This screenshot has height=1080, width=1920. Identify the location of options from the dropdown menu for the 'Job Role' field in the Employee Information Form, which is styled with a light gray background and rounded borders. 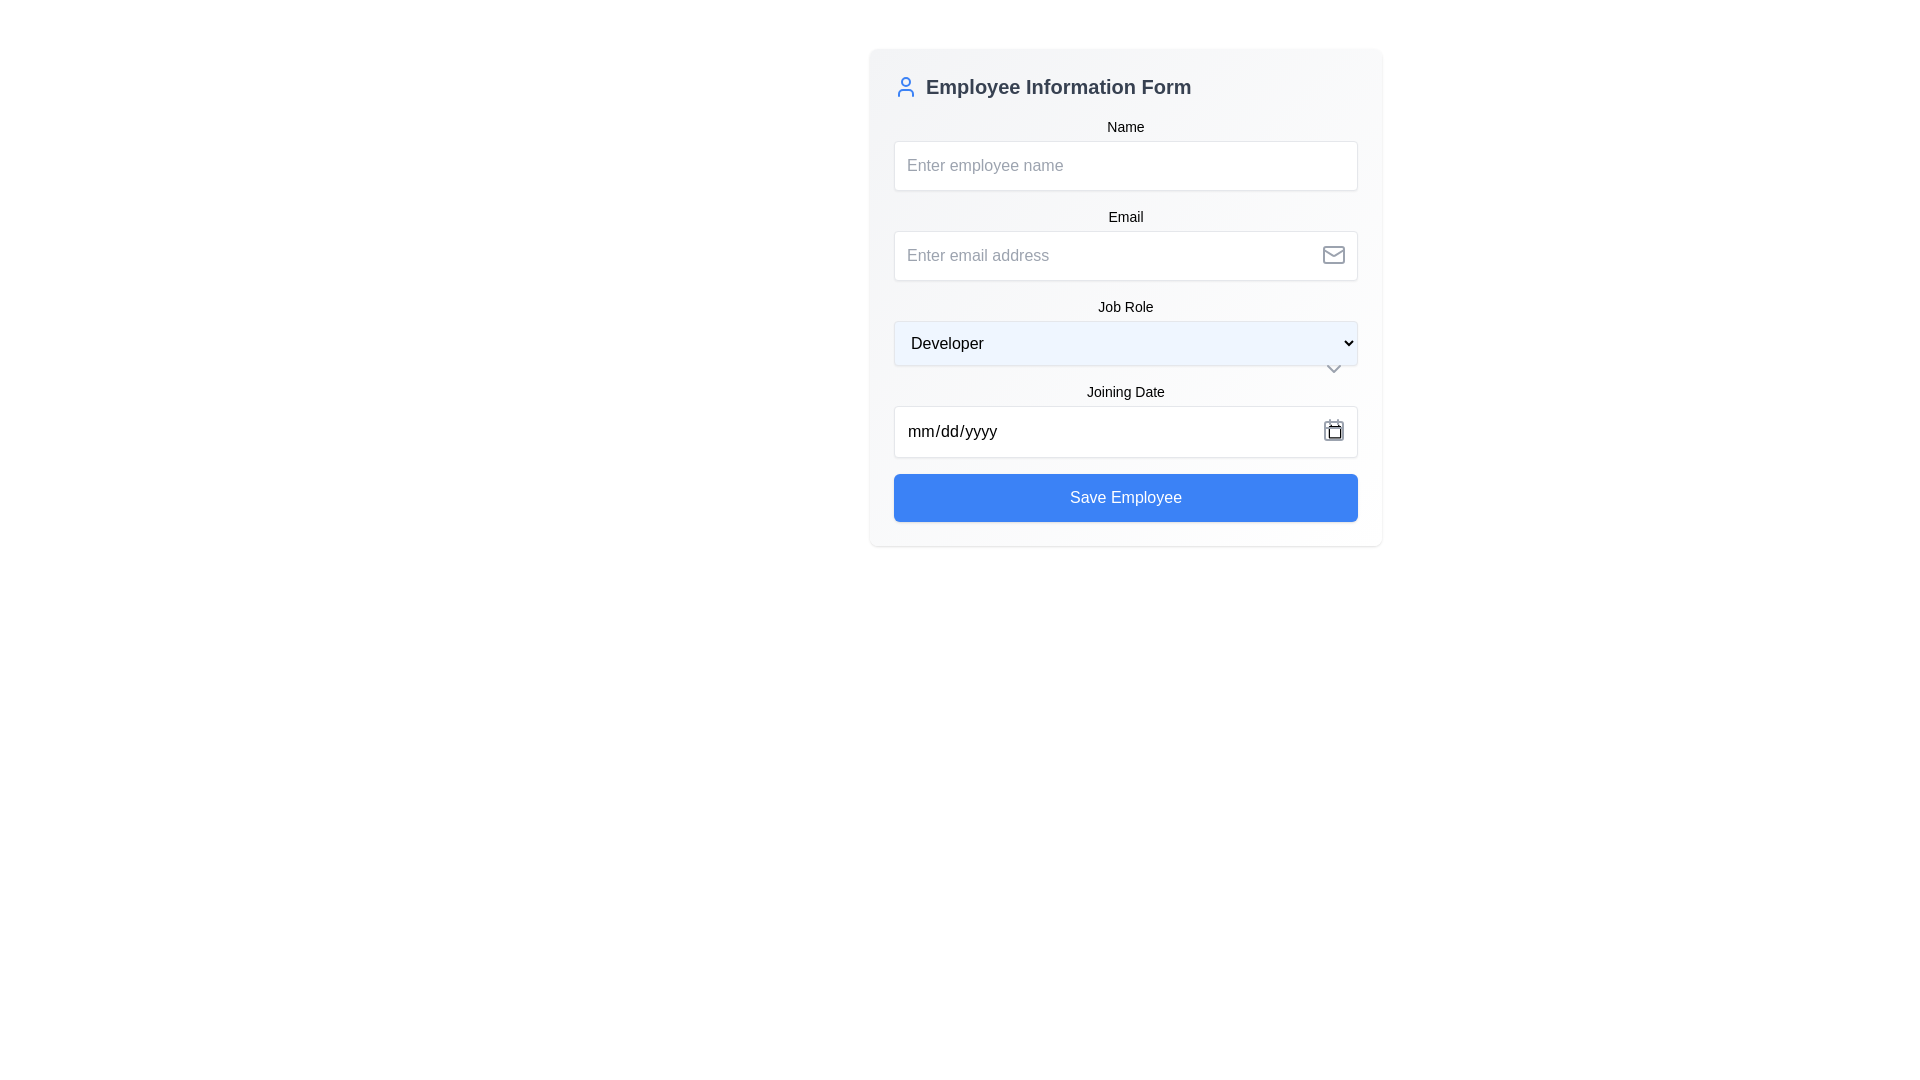
(1126, 318).